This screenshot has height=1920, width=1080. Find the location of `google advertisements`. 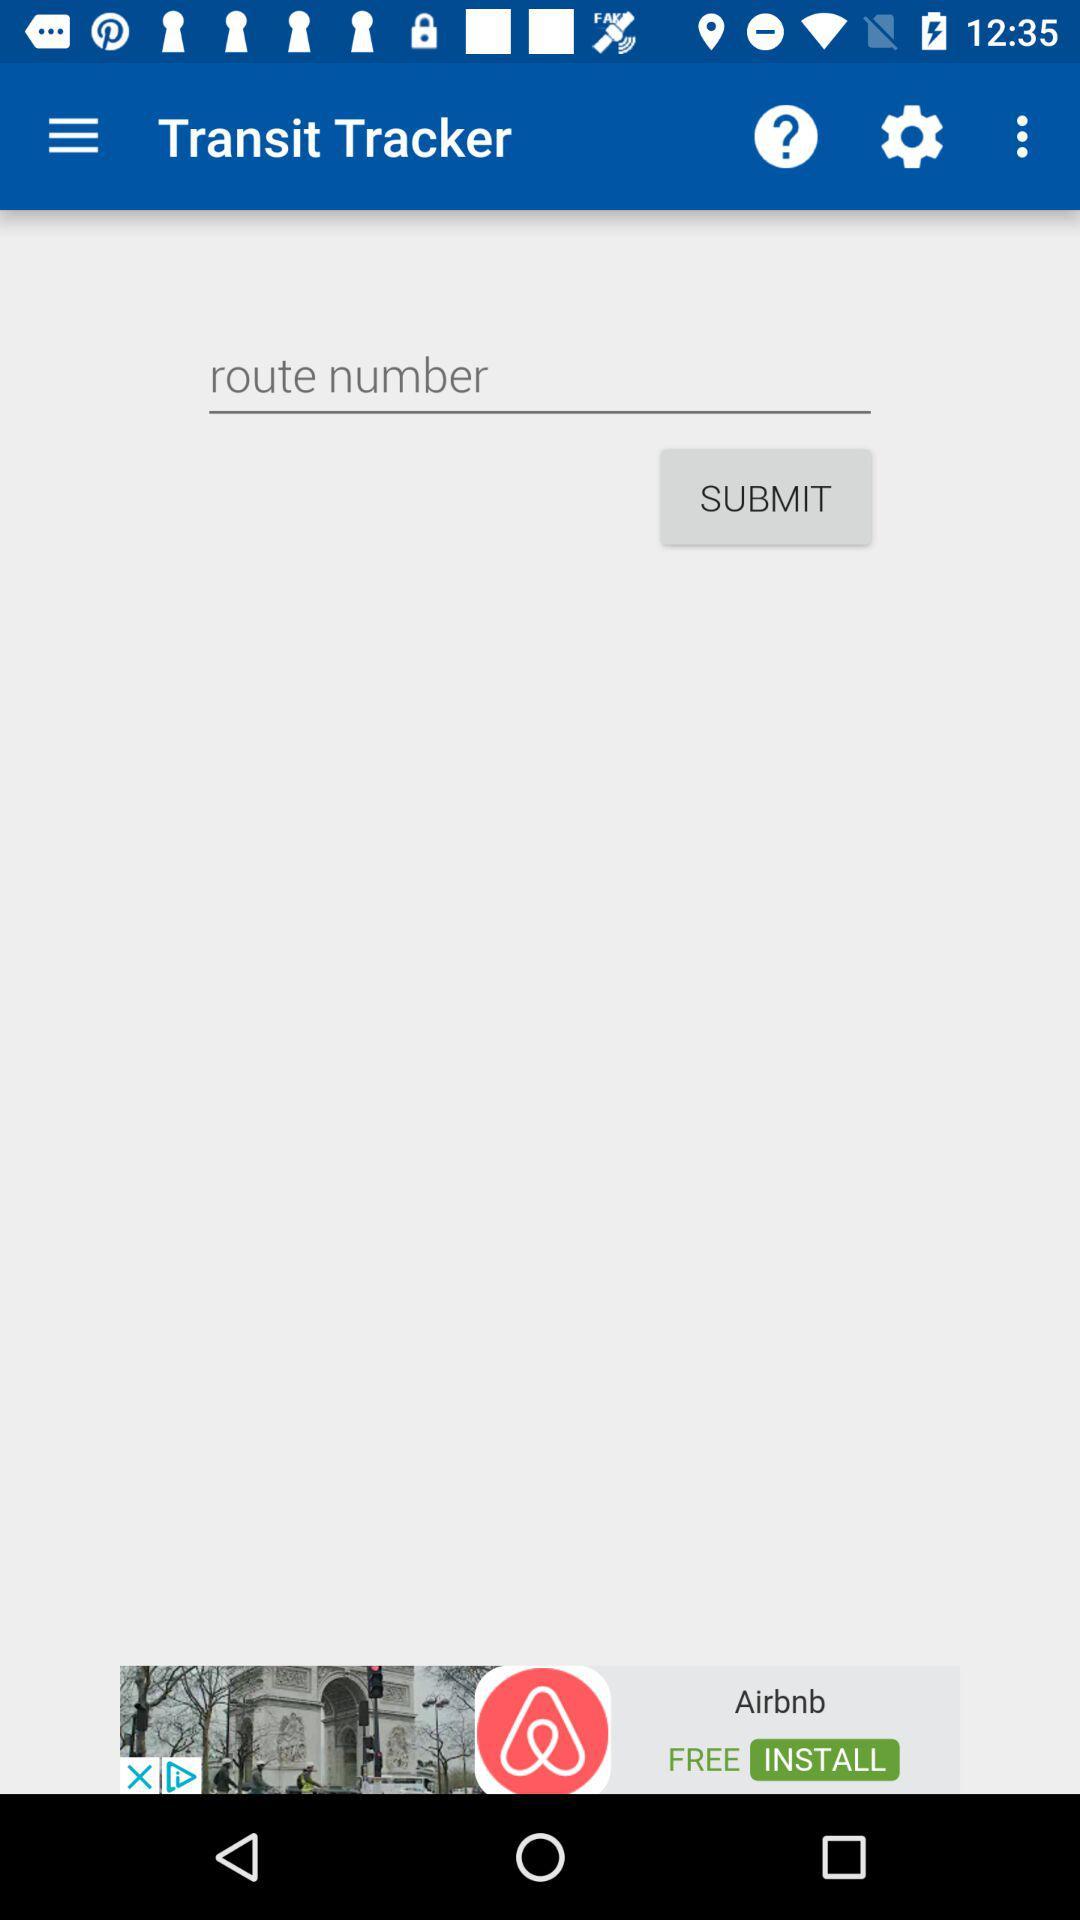

google advertisements is located at coordinates (540, 1727).